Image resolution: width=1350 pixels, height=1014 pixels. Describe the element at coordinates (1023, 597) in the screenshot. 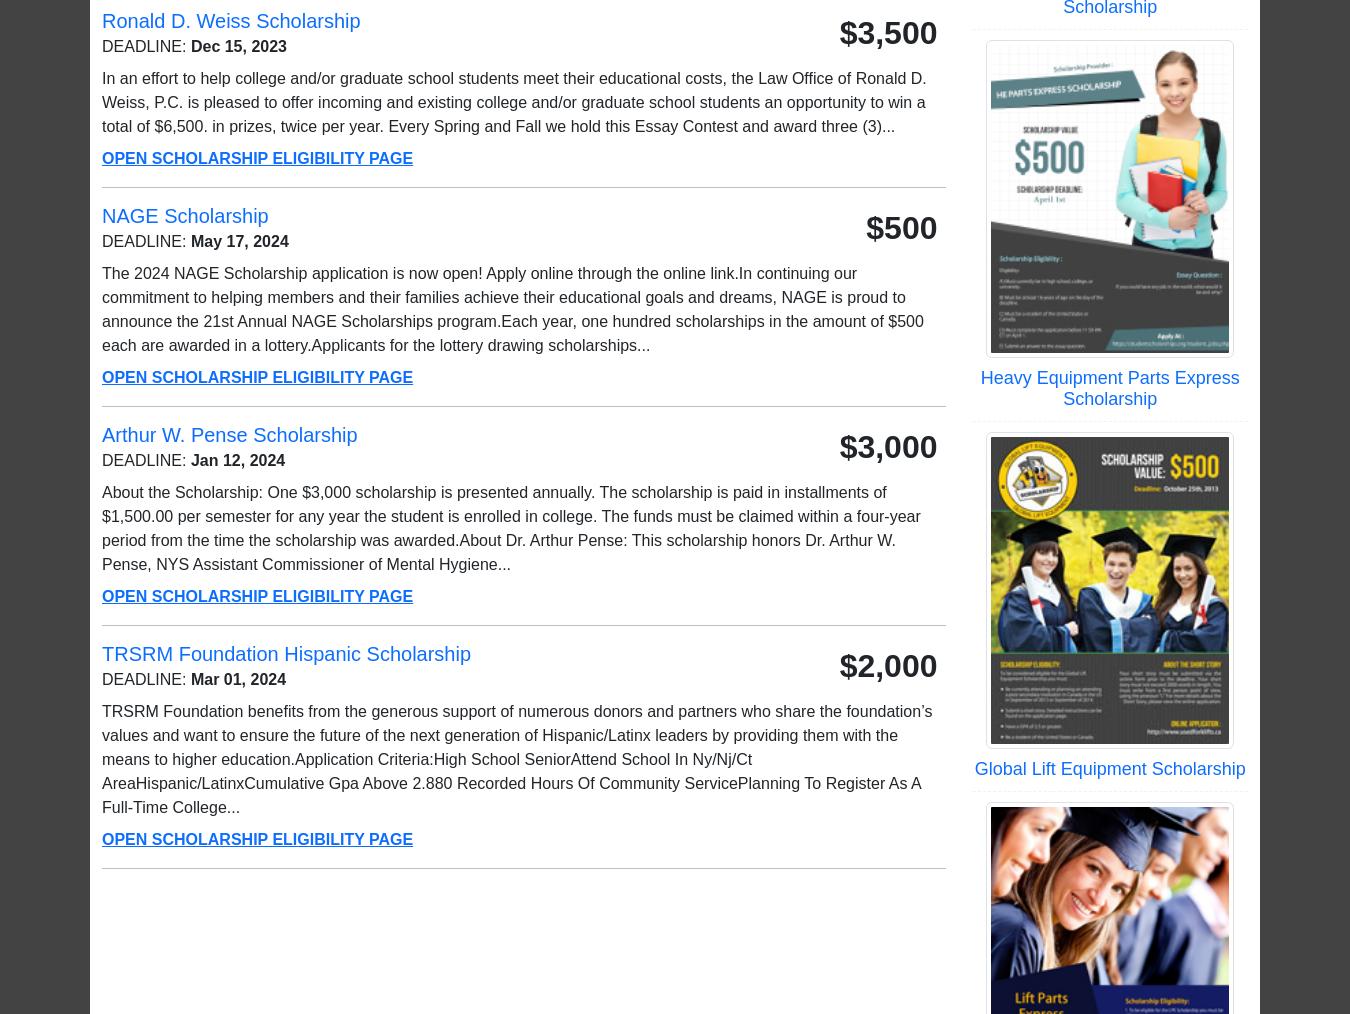

I see `'Review It Scholarship'` at that location.